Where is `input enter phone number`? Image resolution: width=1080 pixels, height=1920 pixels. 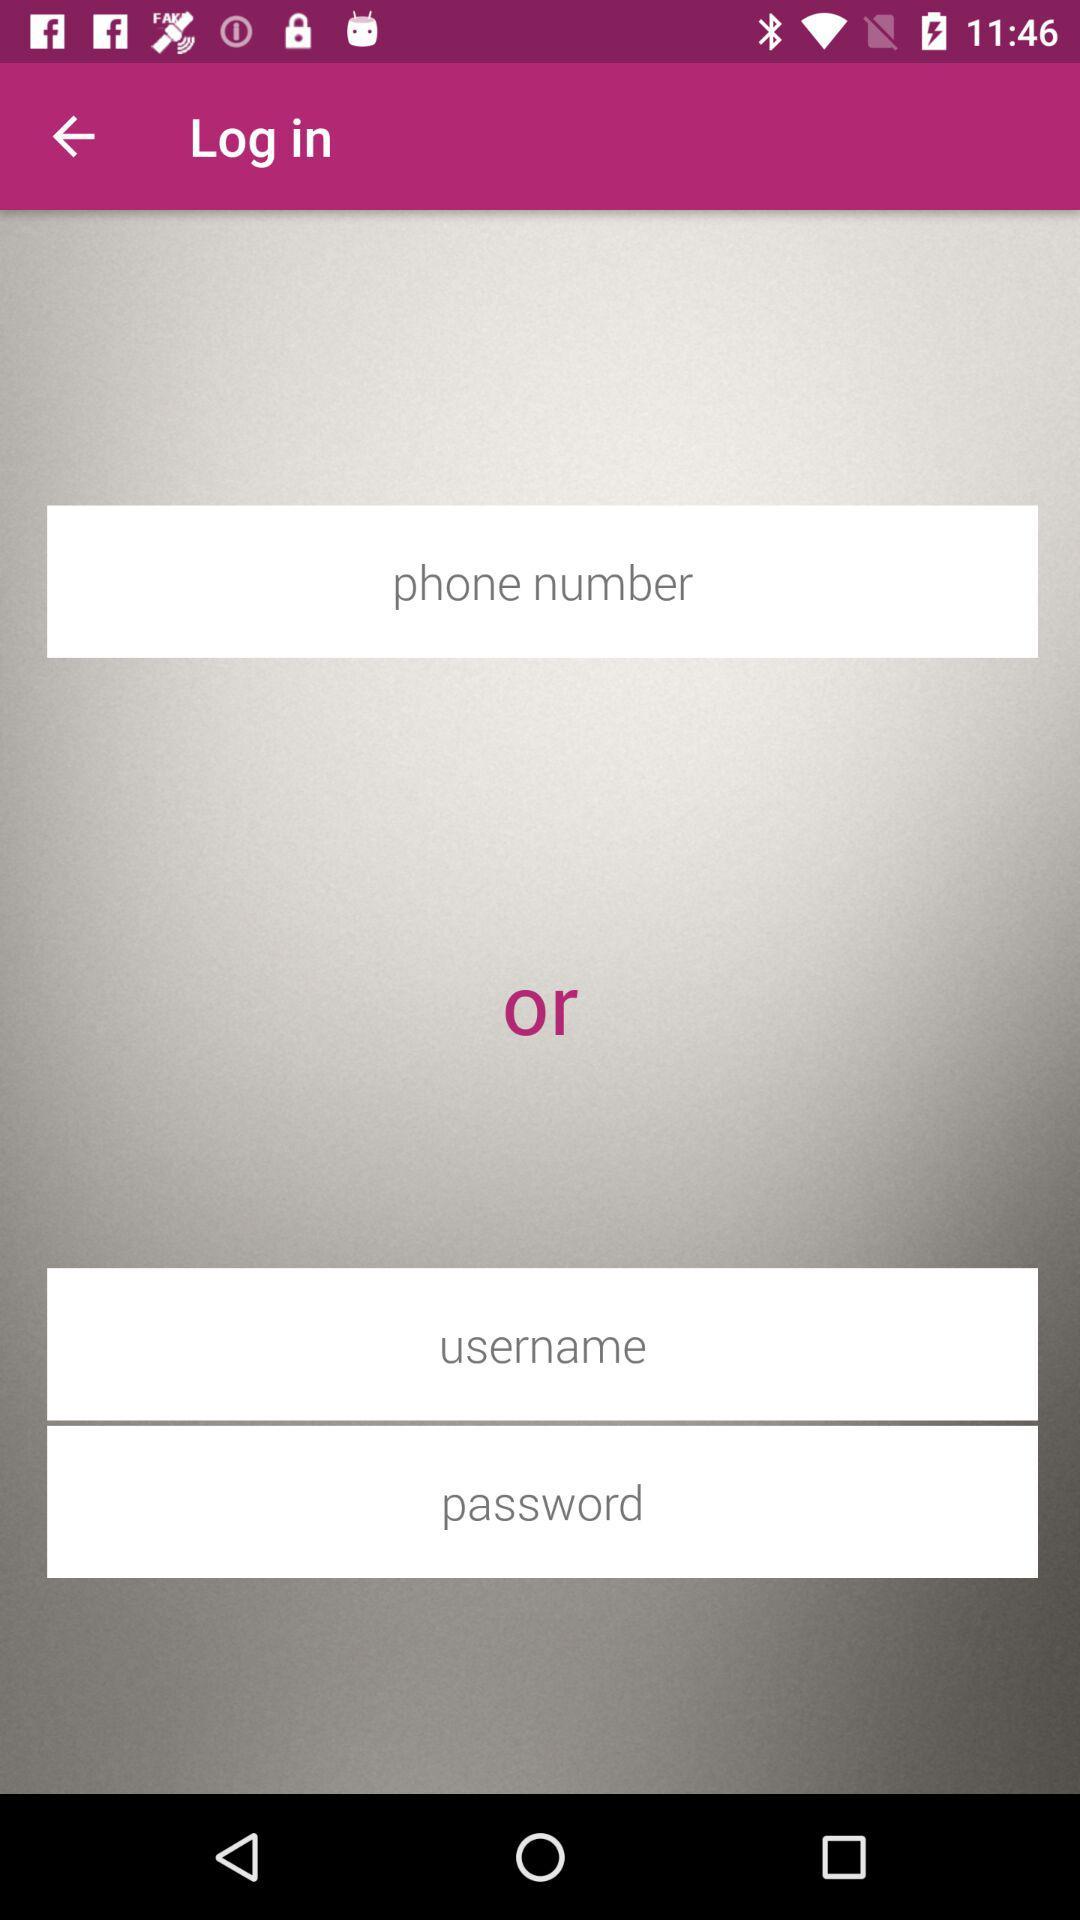 input enter phone number is located at coordinates (542, 580).